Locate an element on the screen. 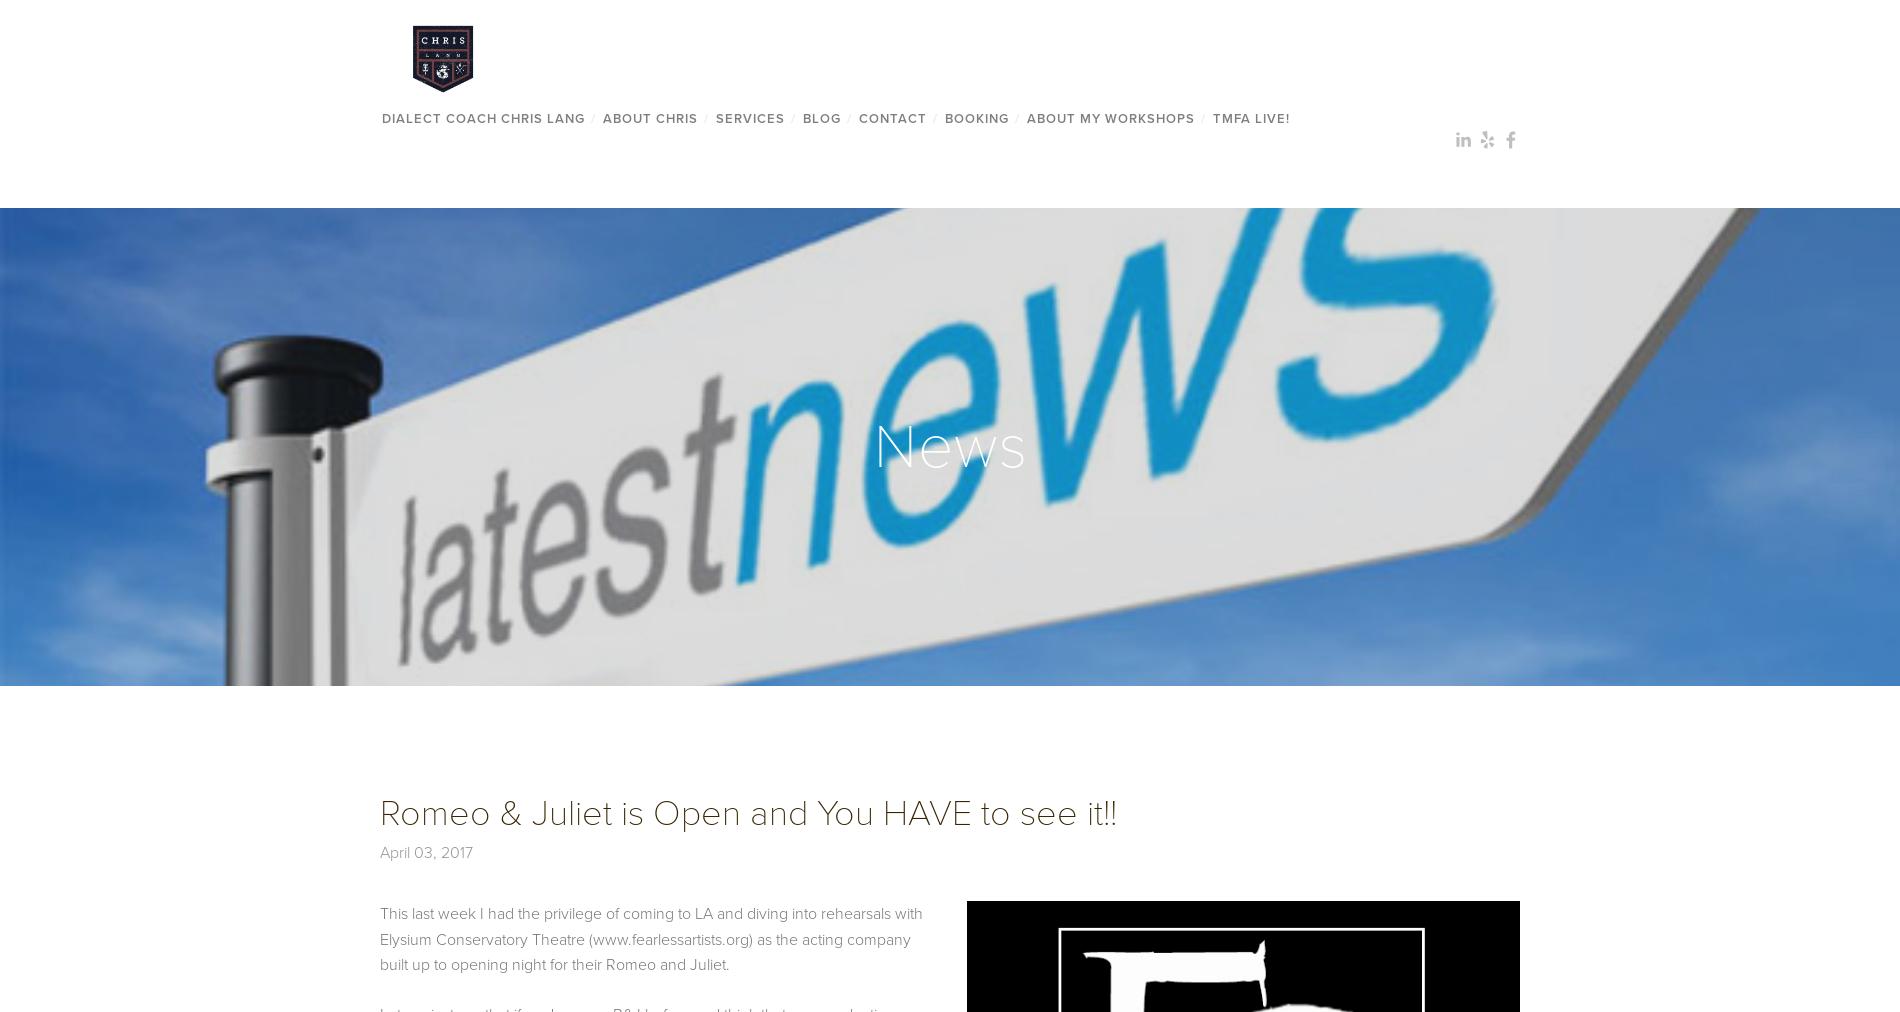 Image resolution: width=1900 pixels, height=1012 pixels. 'News' is located at coordinates (950, 445).